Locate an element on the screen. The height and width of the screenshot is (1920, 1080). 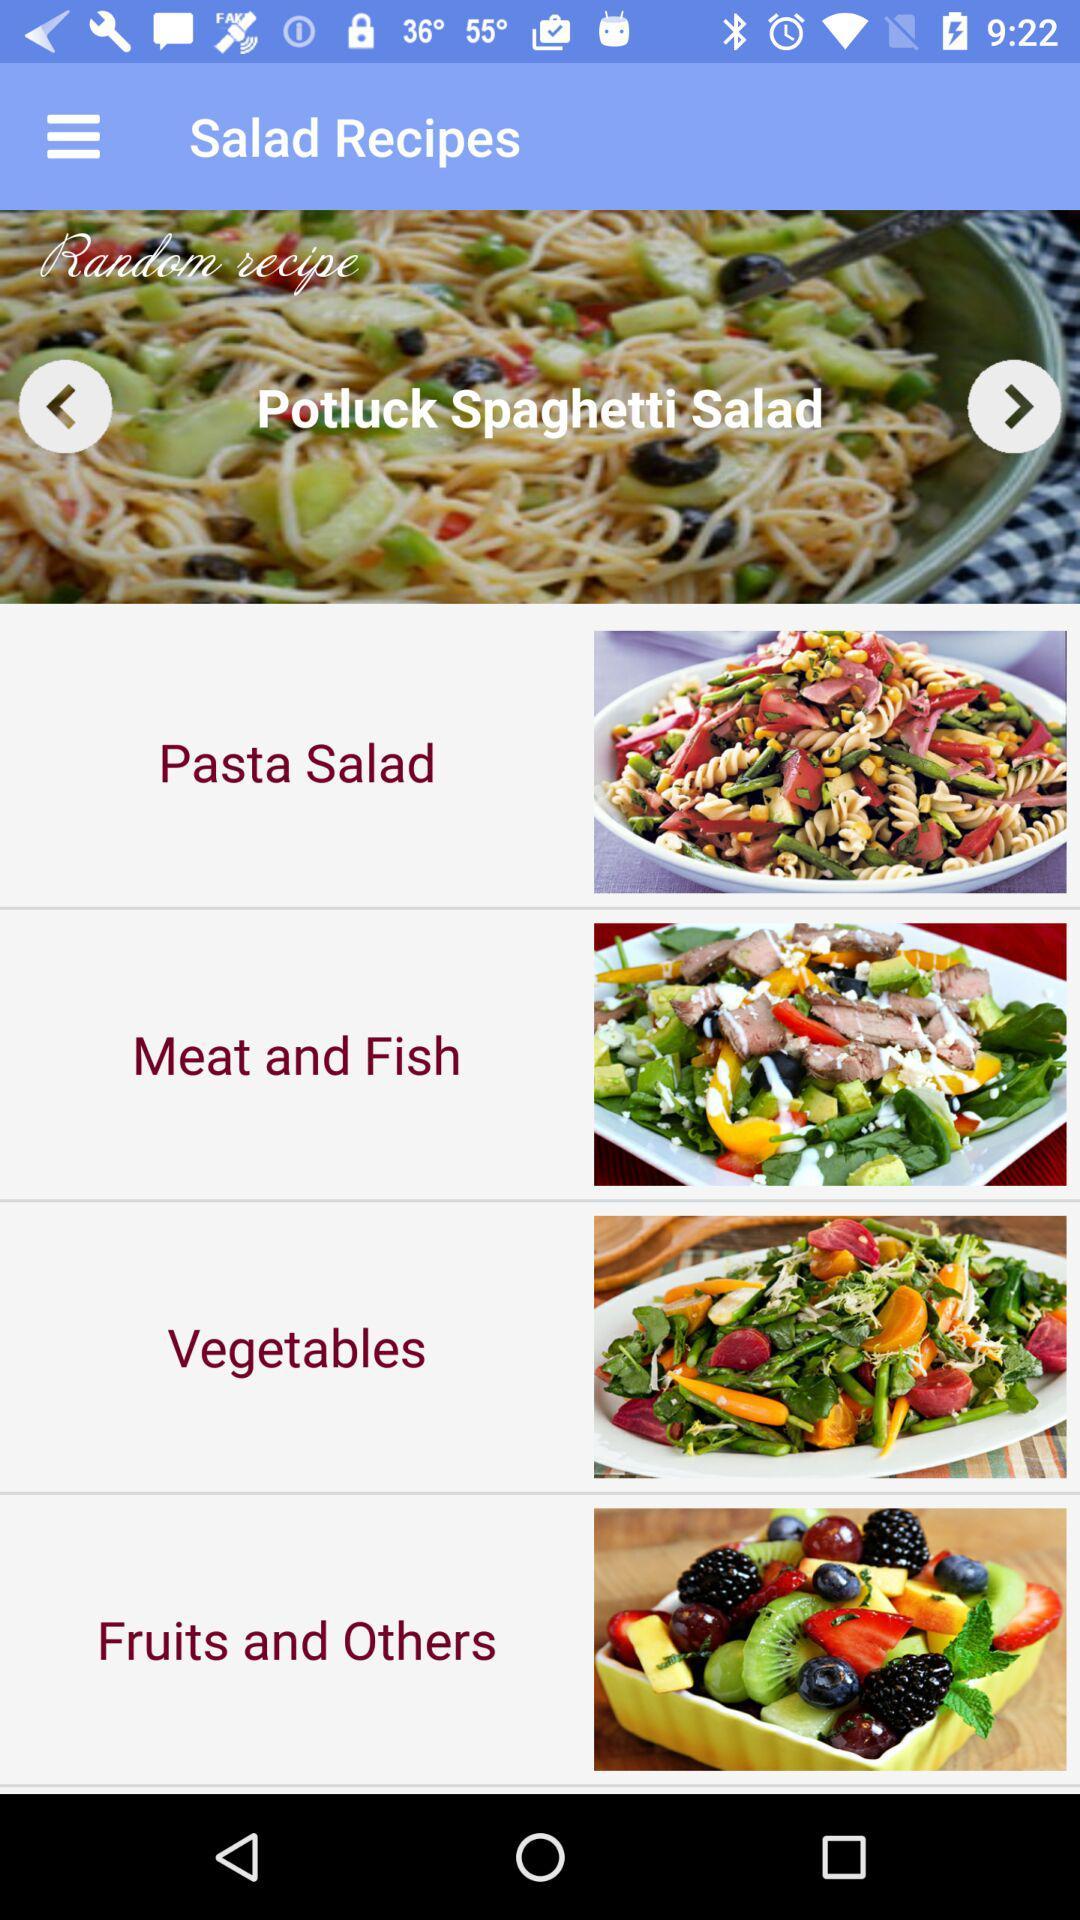
the icon below pasta salad item is located at coordinates (297, 1053).